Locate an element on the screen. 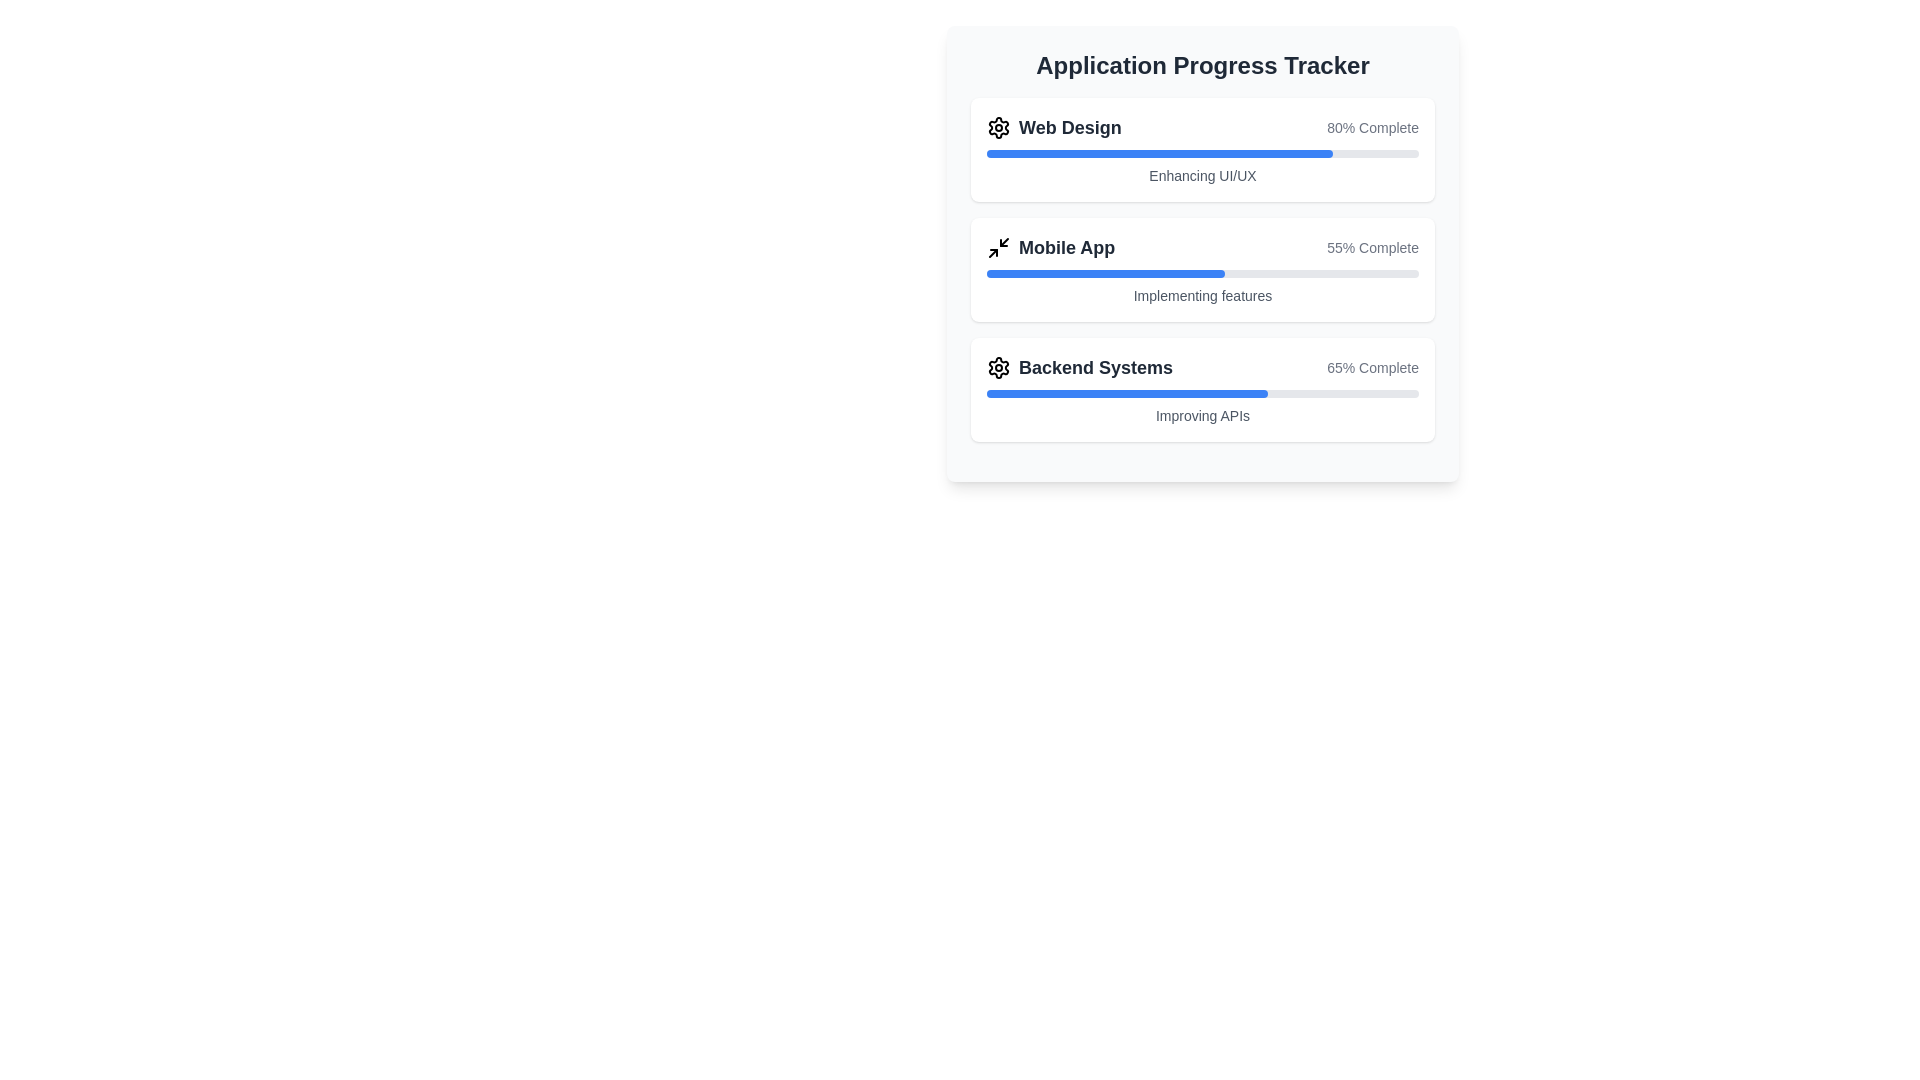  the text label displaying '80% Complete' which indicates the completion percentage of the 'Web Design' task in the progress tracker interface is located at coordinates (1371, 127).